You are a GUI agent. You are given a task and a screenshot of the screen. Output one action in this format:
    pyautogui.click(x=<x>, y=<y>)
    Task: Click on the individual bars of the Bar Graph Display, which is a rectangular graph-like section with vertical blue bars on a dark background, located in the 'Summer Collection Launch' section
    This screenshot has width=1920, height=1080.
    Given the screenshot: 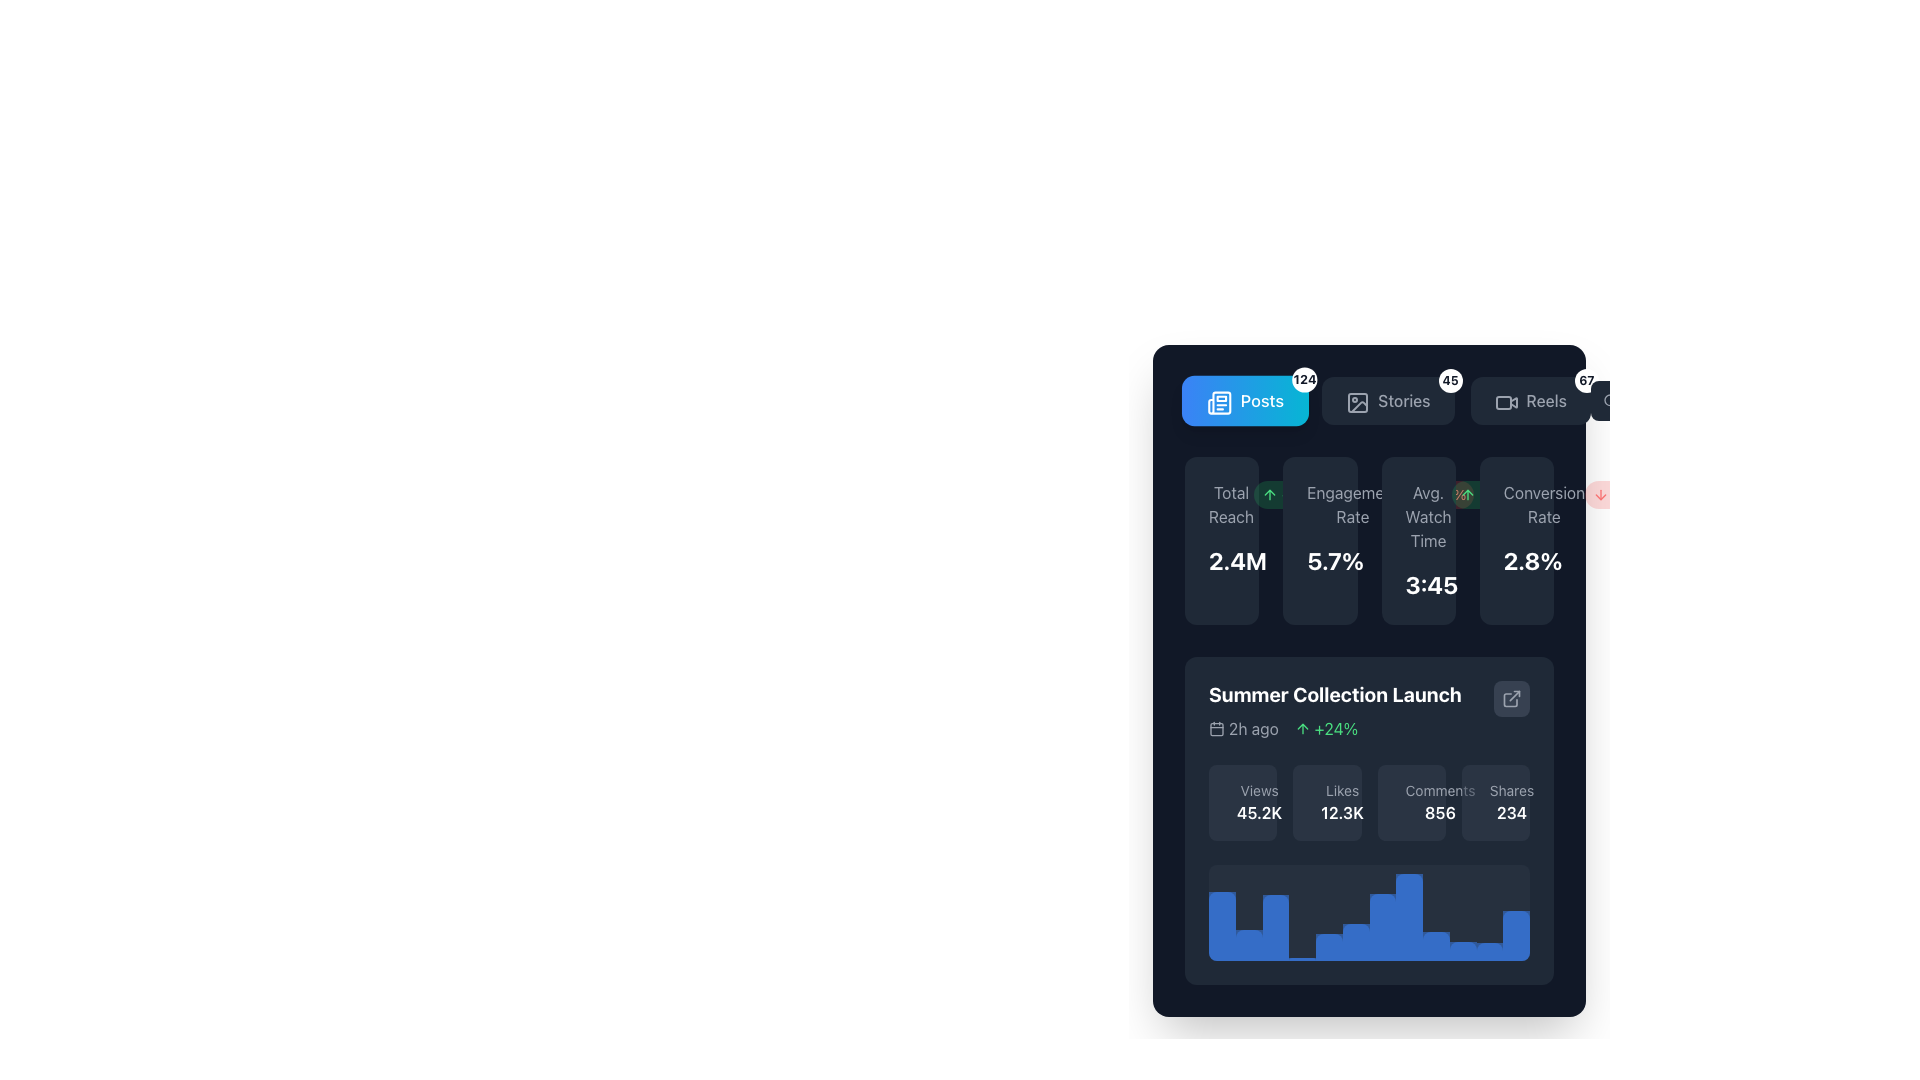 What is the action you would take?
    pyautogui.click(x=1368, y=913)
    